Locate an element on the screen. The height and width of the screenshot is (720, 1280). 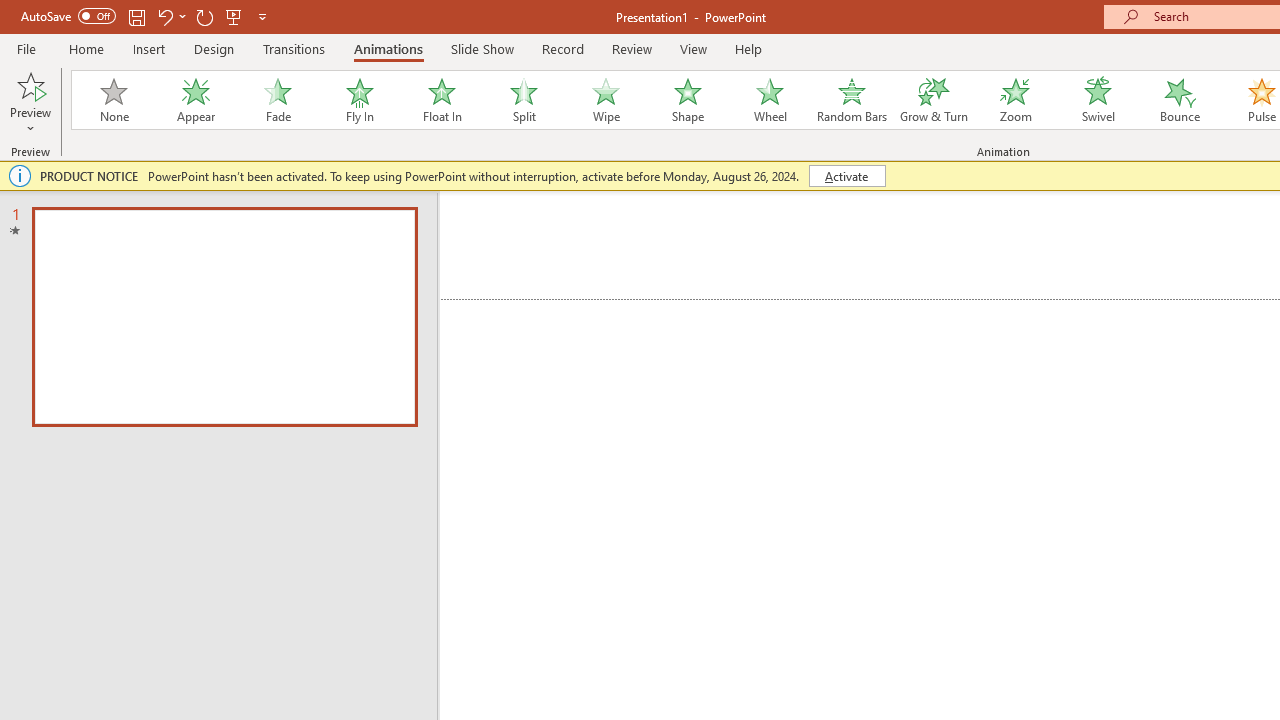
'Preview' is located at coordinates (30, 84).